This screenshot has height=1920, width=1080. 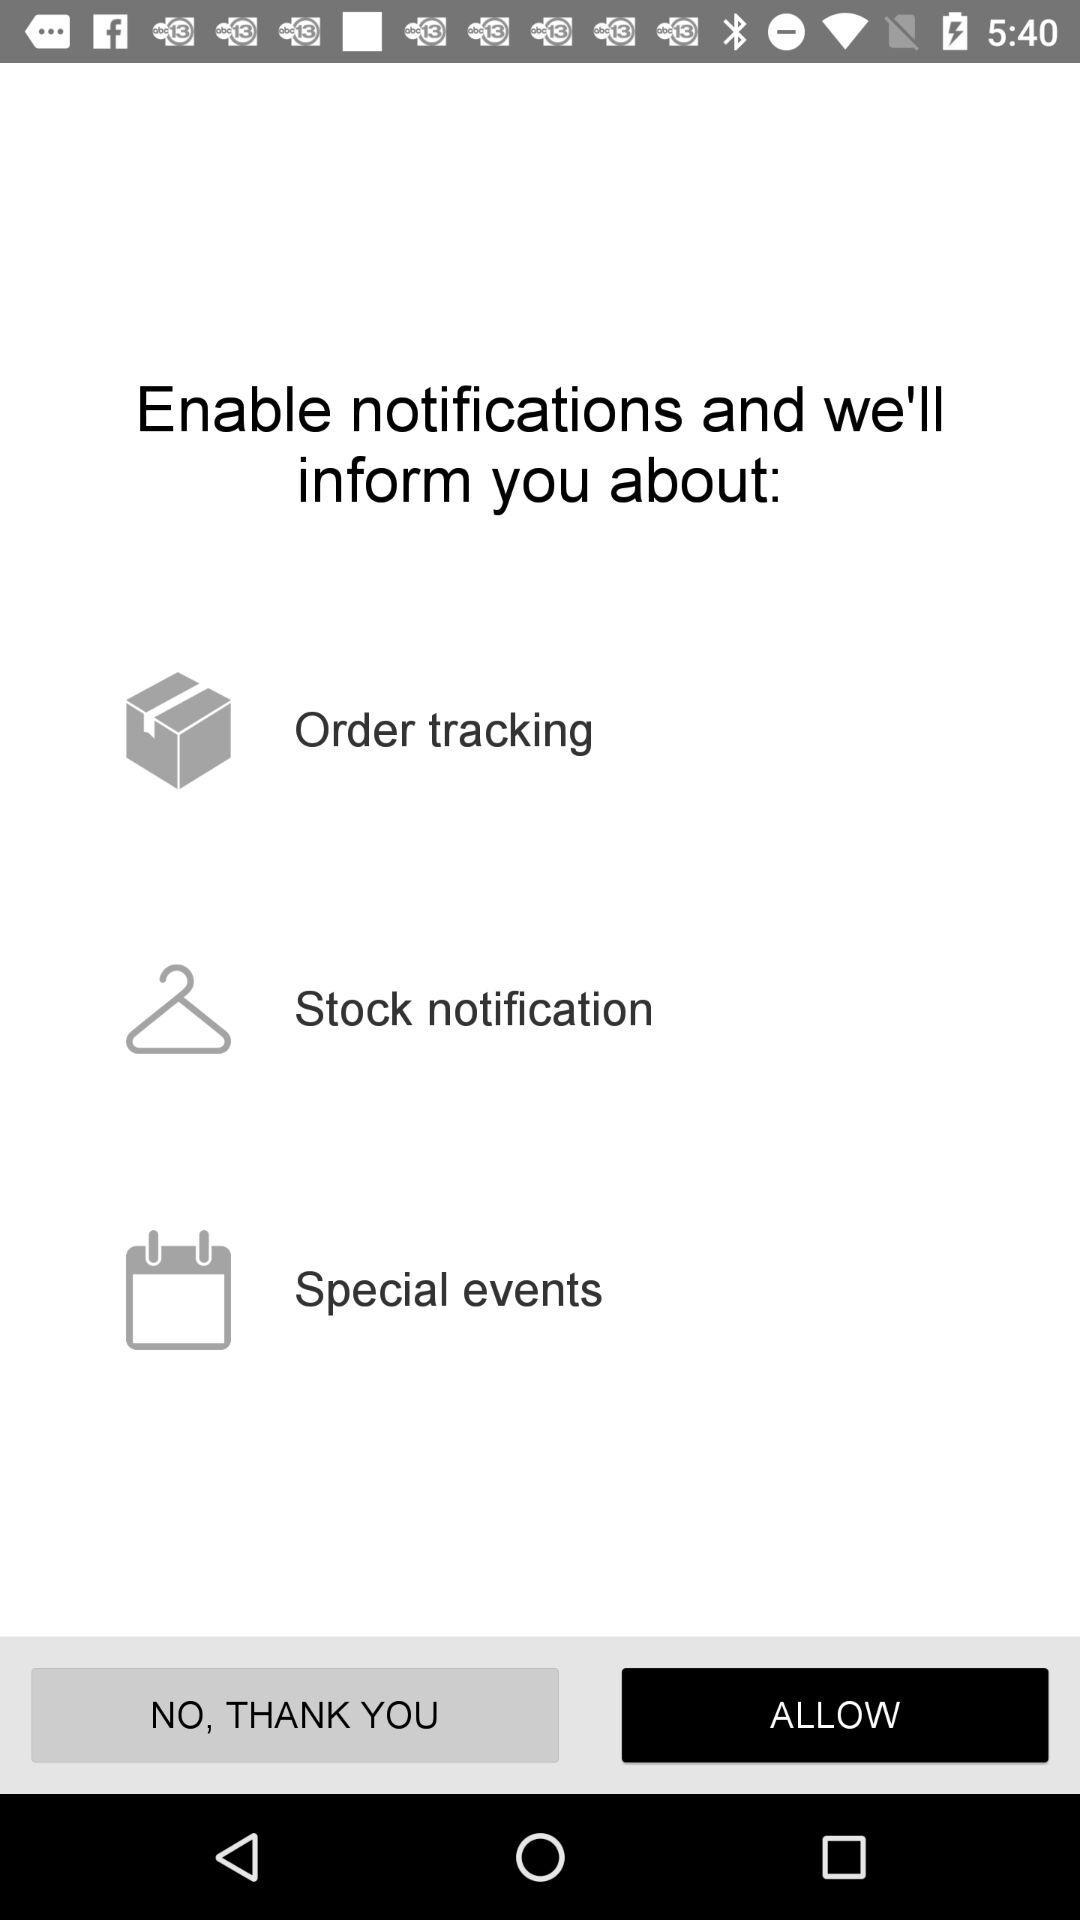 I want to click on icon next to the allow, so click(x=295, y=1714).